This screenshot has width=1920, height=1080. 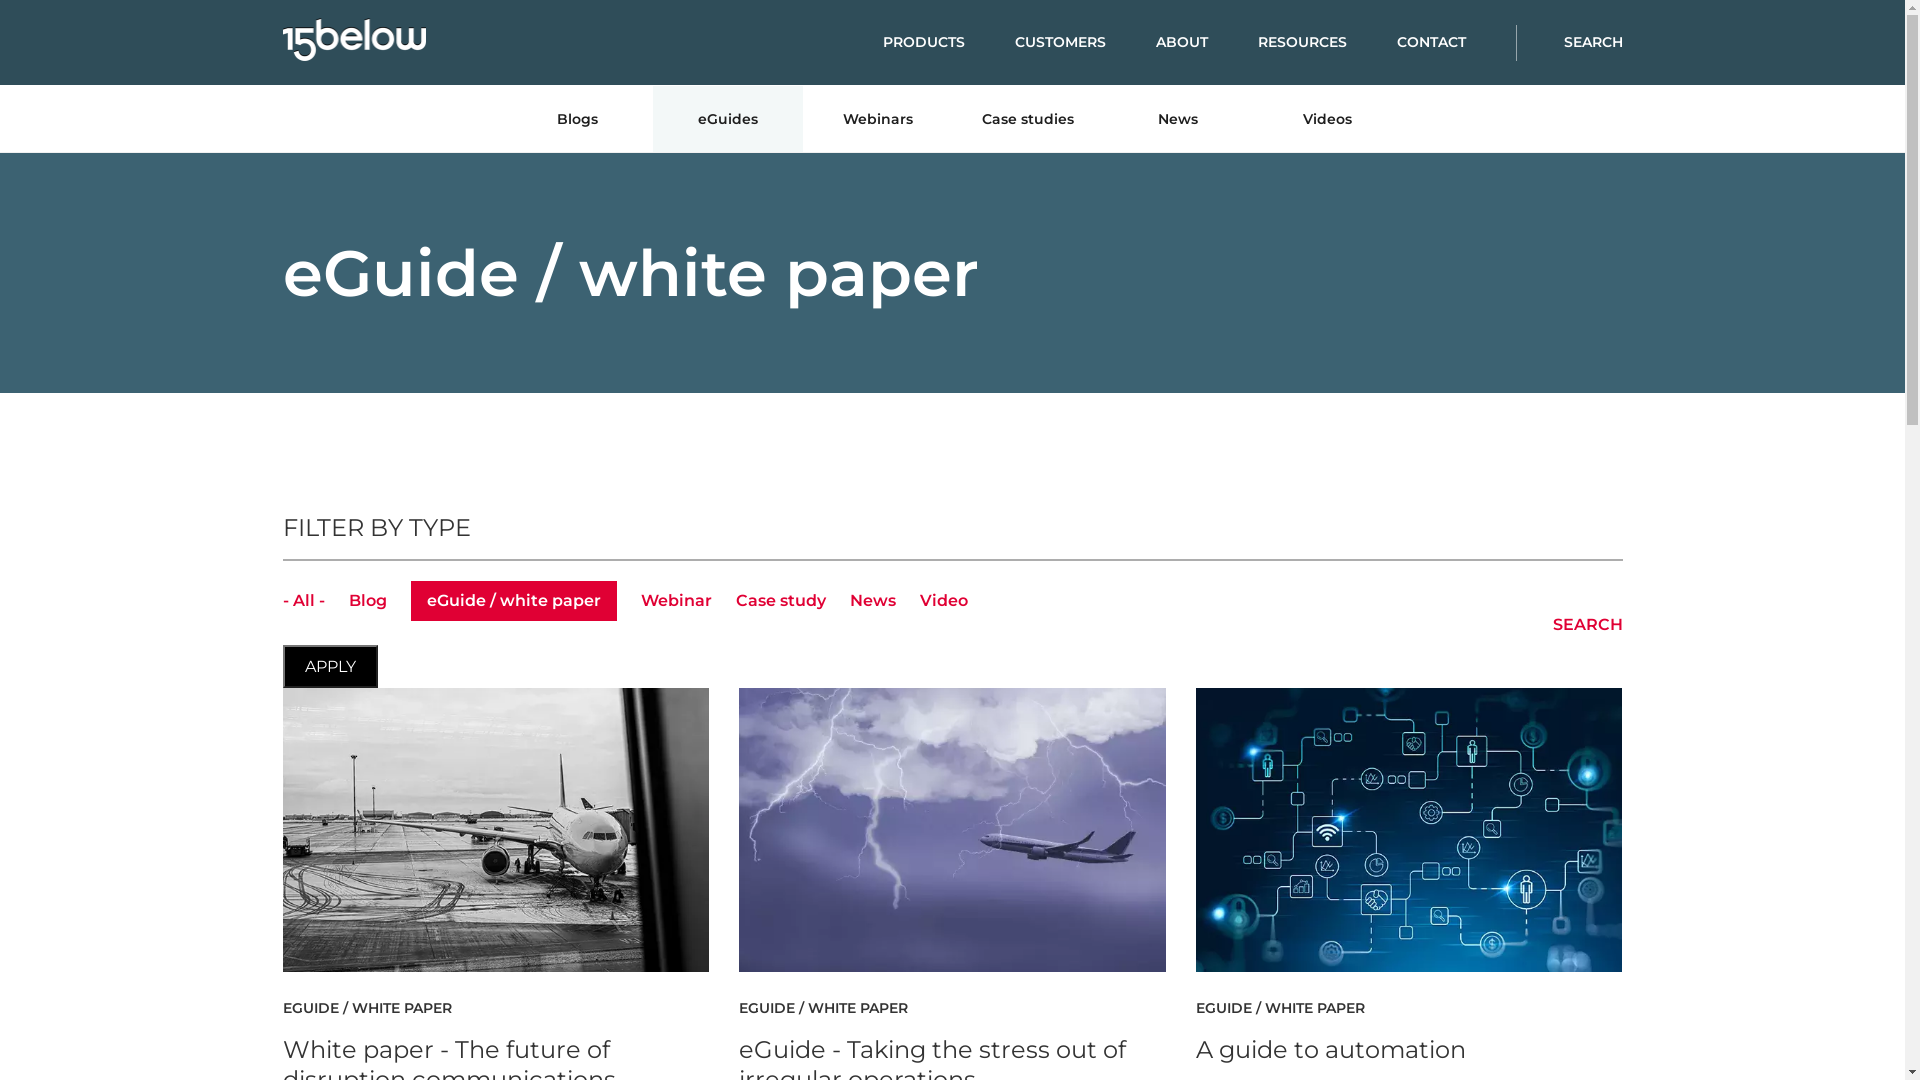 I want to click on 'CONTACT', so click(x=1455, y=42).